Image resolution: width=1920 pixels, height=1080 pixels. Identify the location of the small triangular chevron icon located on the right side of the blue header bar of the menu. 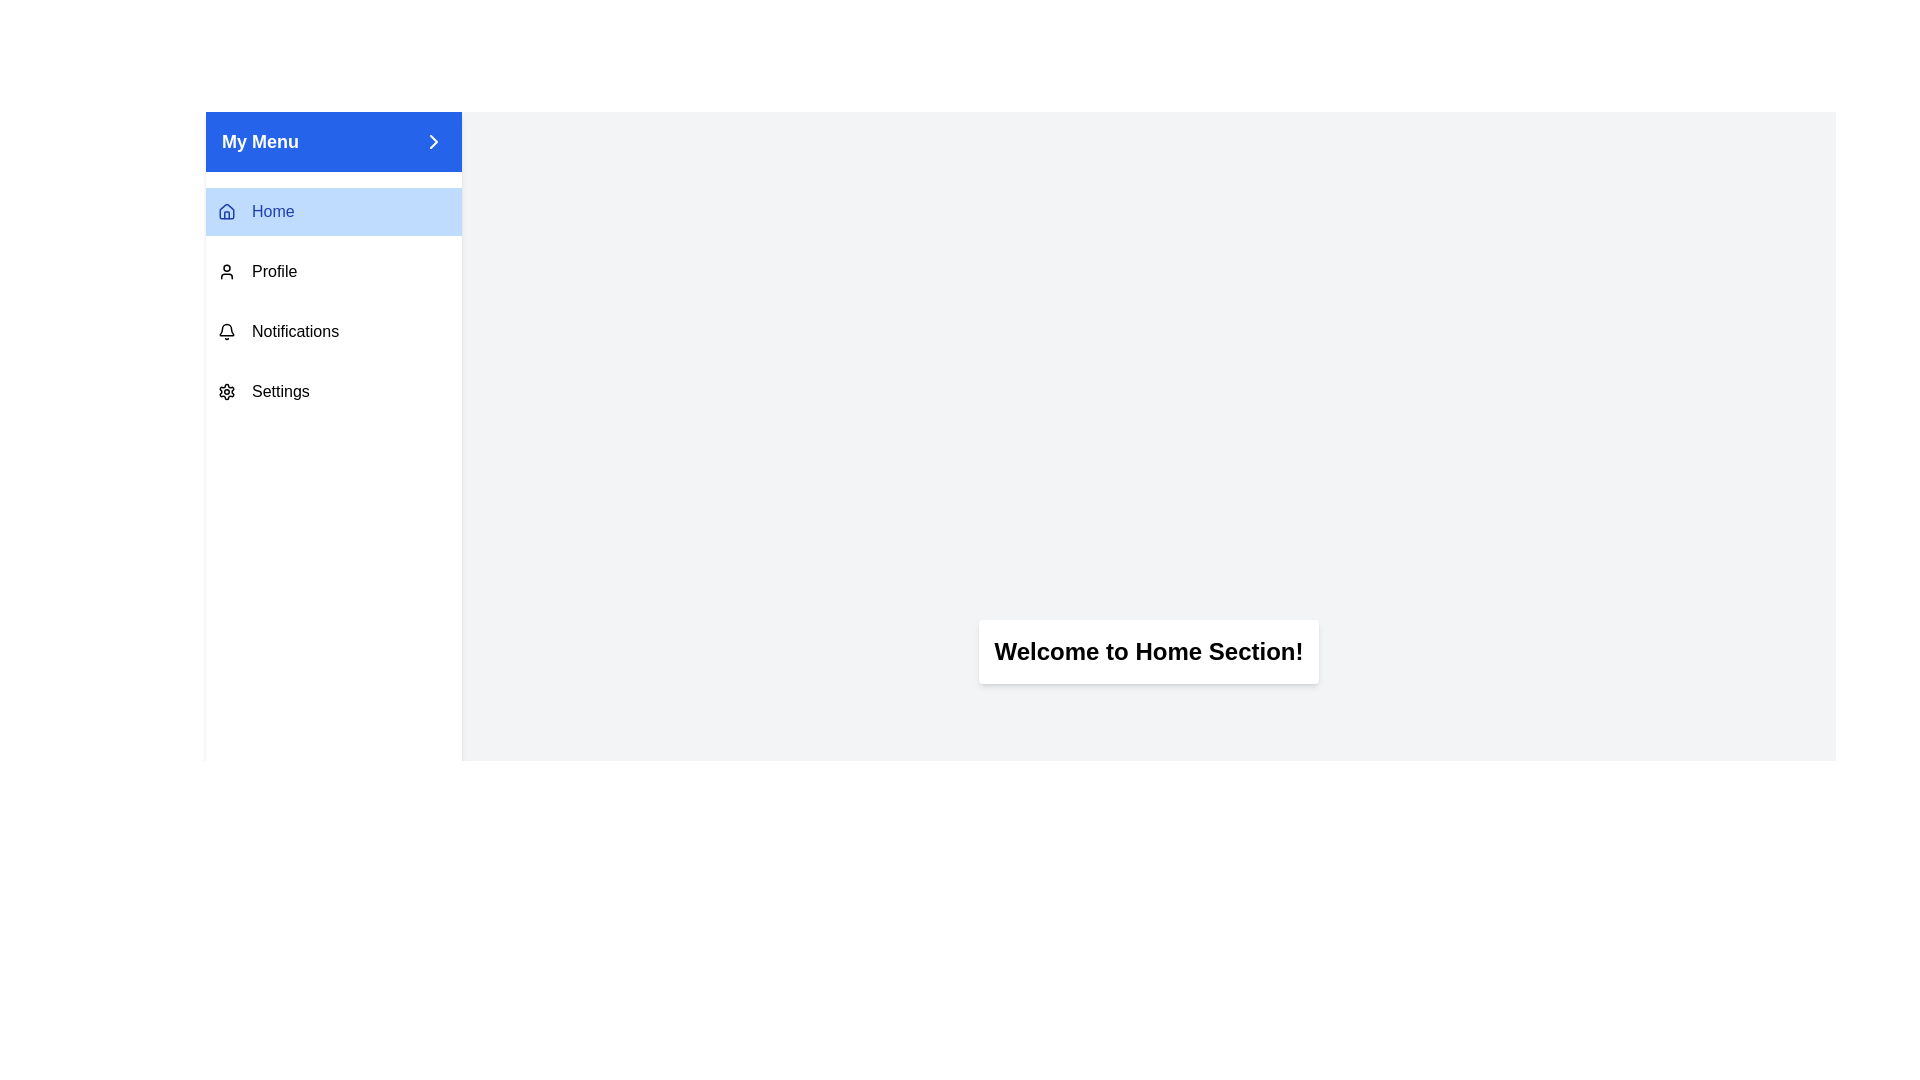
(432, 141).